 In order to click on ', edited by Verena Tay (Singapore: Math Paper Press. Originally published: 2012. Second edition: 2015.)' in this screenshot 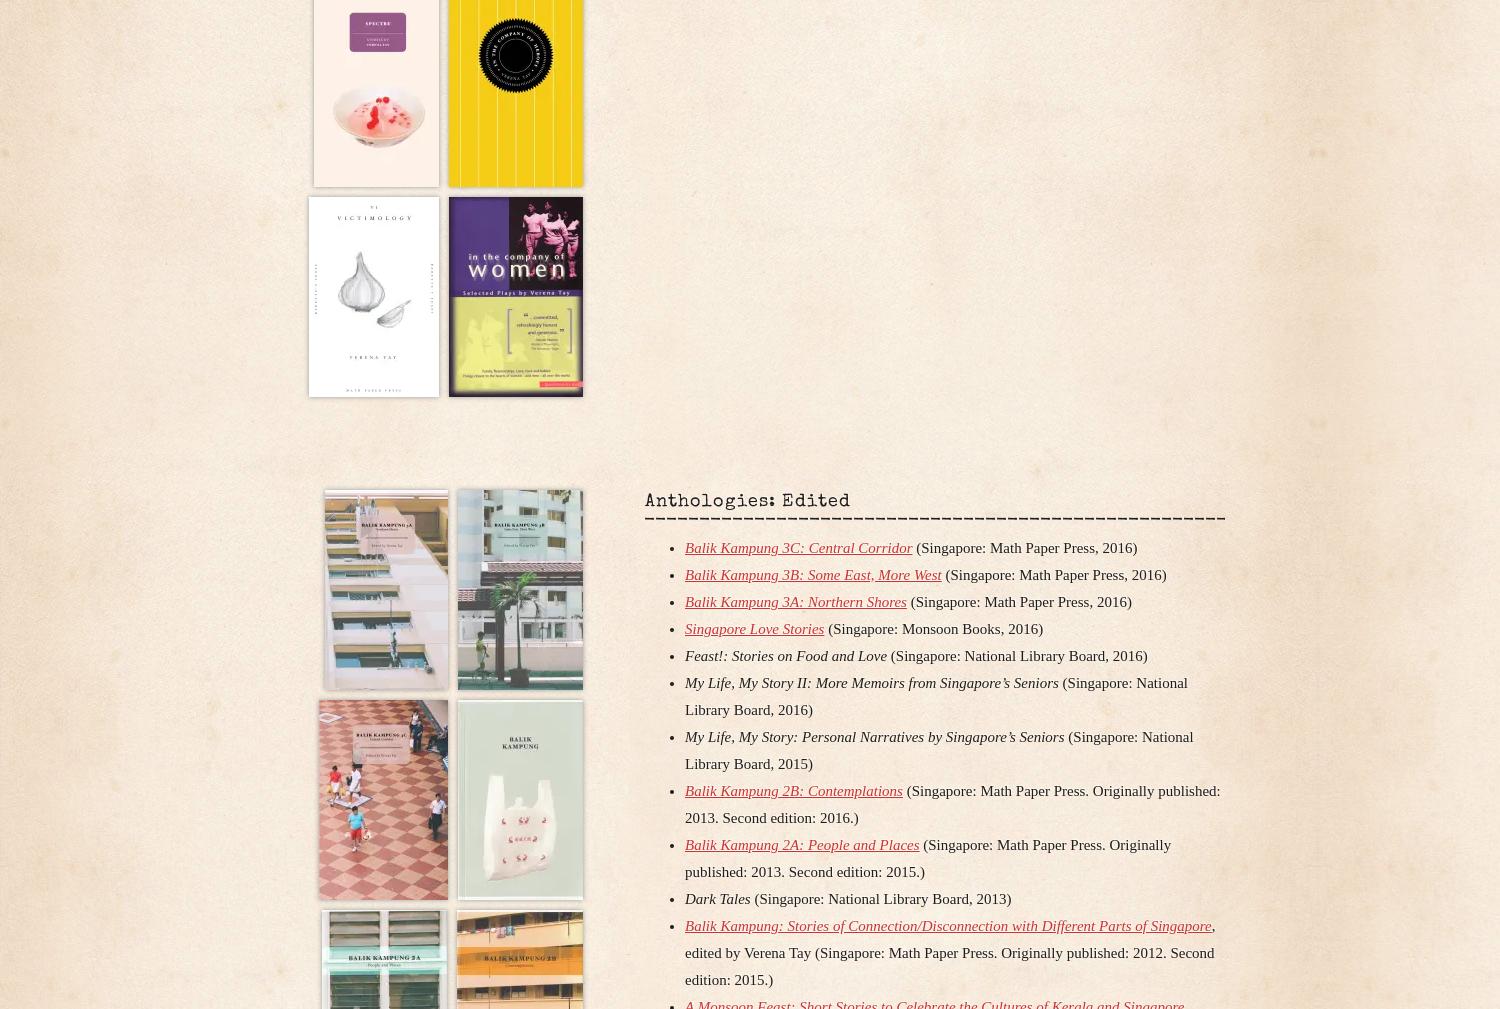, I will do `click(948, 951)`.